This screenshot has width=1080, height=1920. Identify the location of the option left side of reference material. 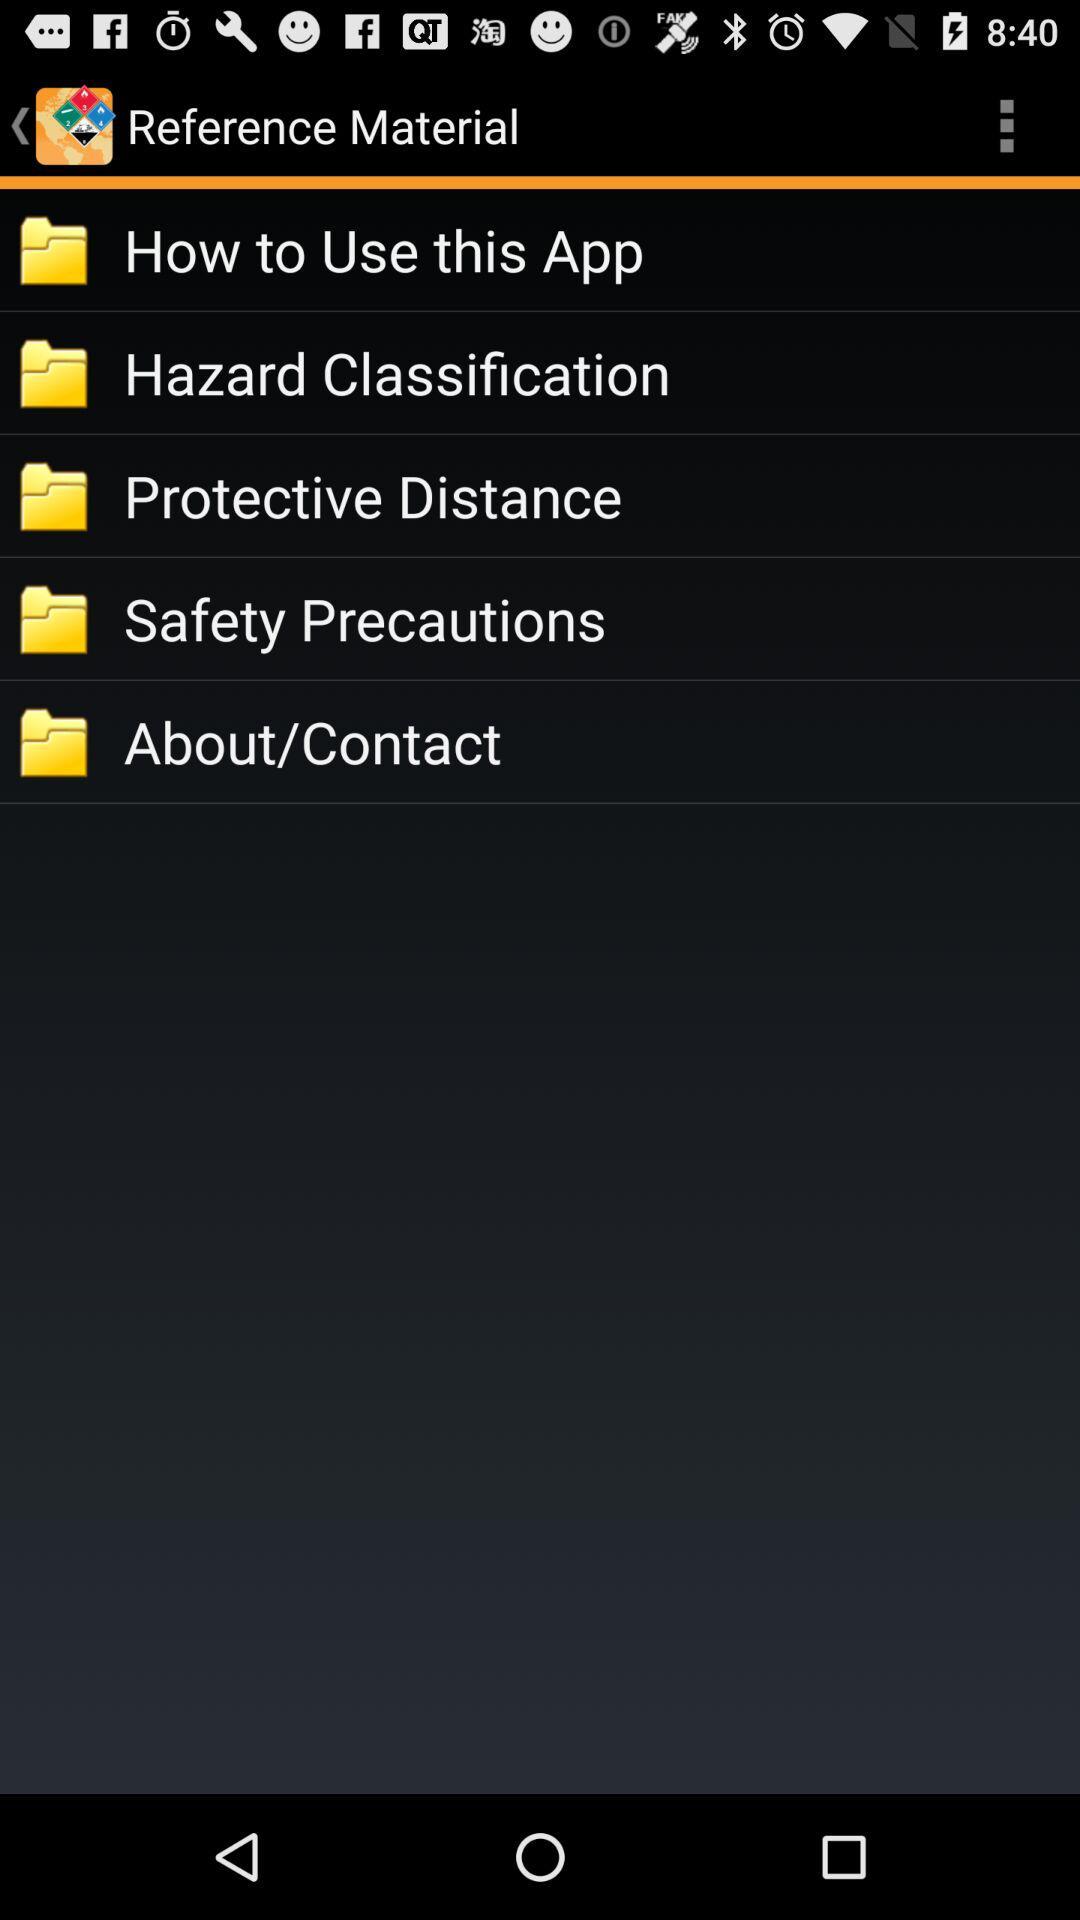
(72, 124).